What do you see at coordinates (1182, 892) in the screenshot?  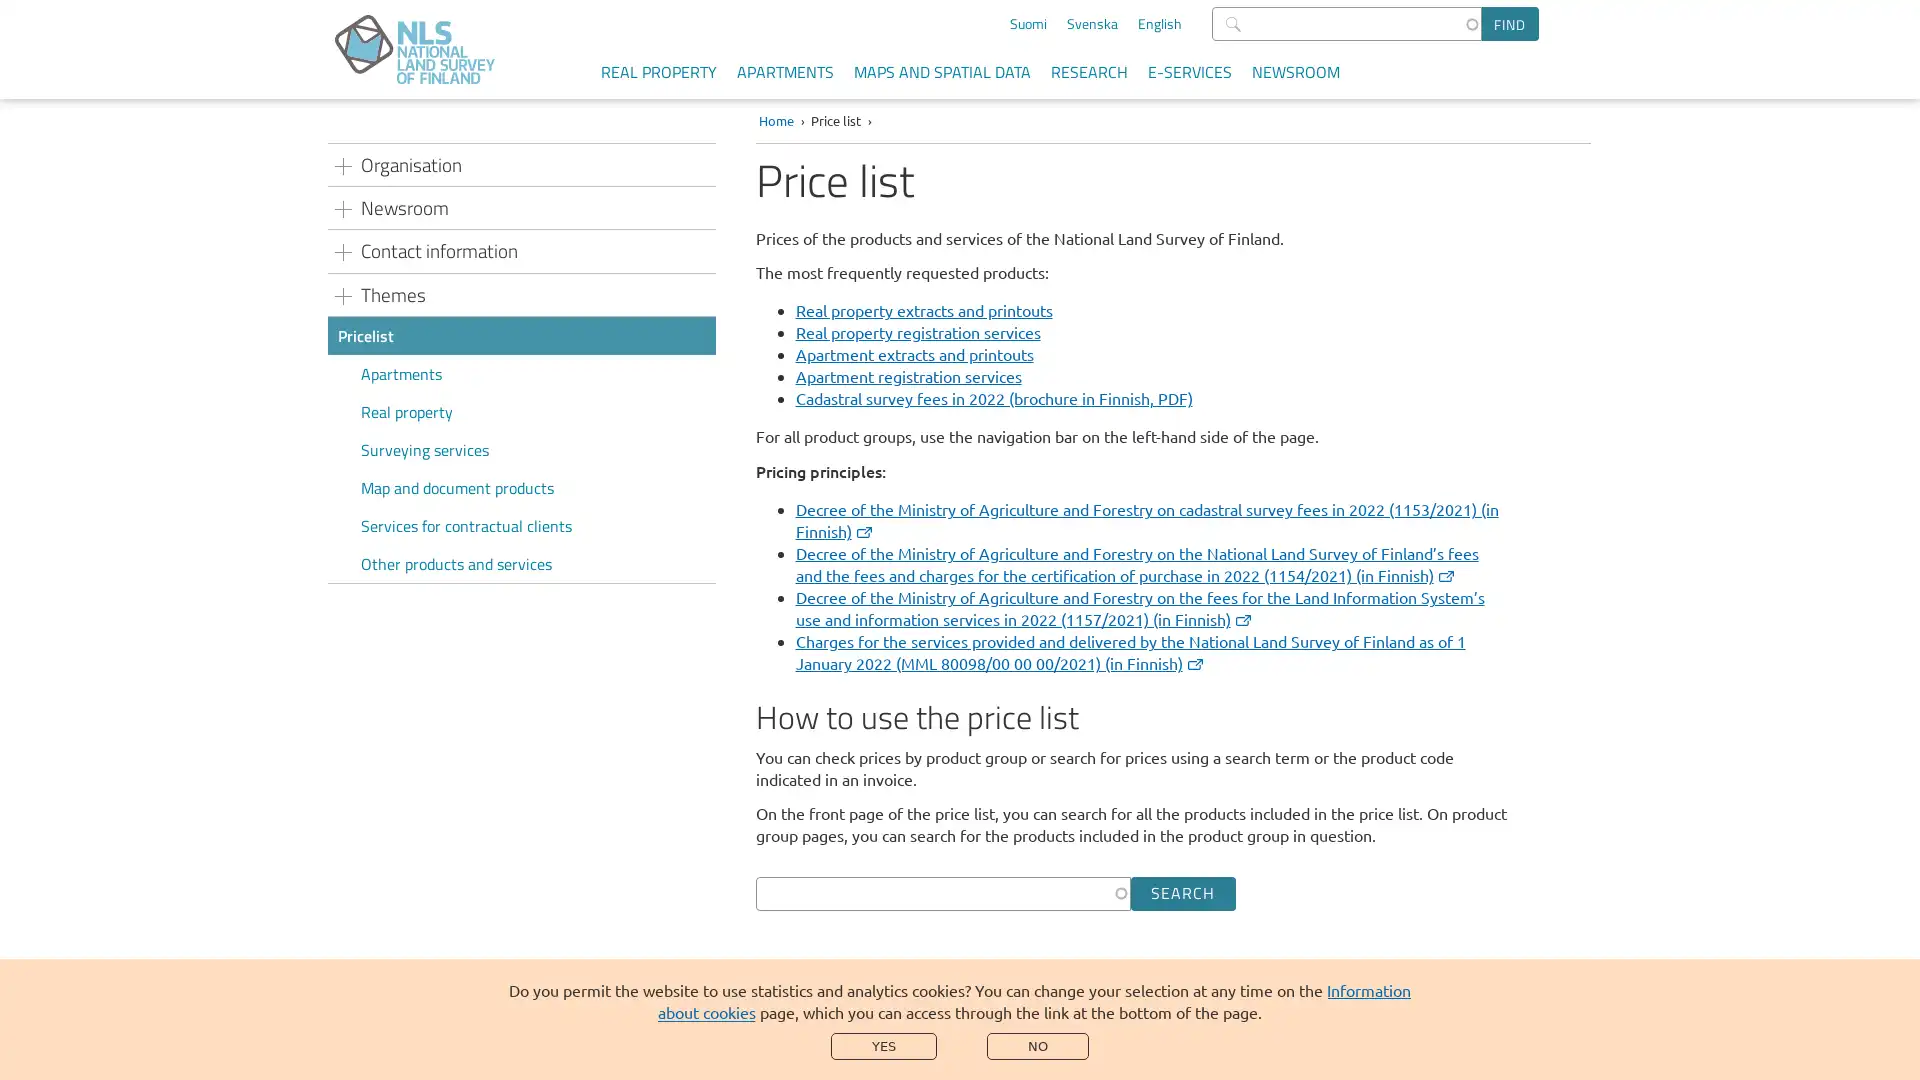 I see `Search` at bounding box center [1182, 892].